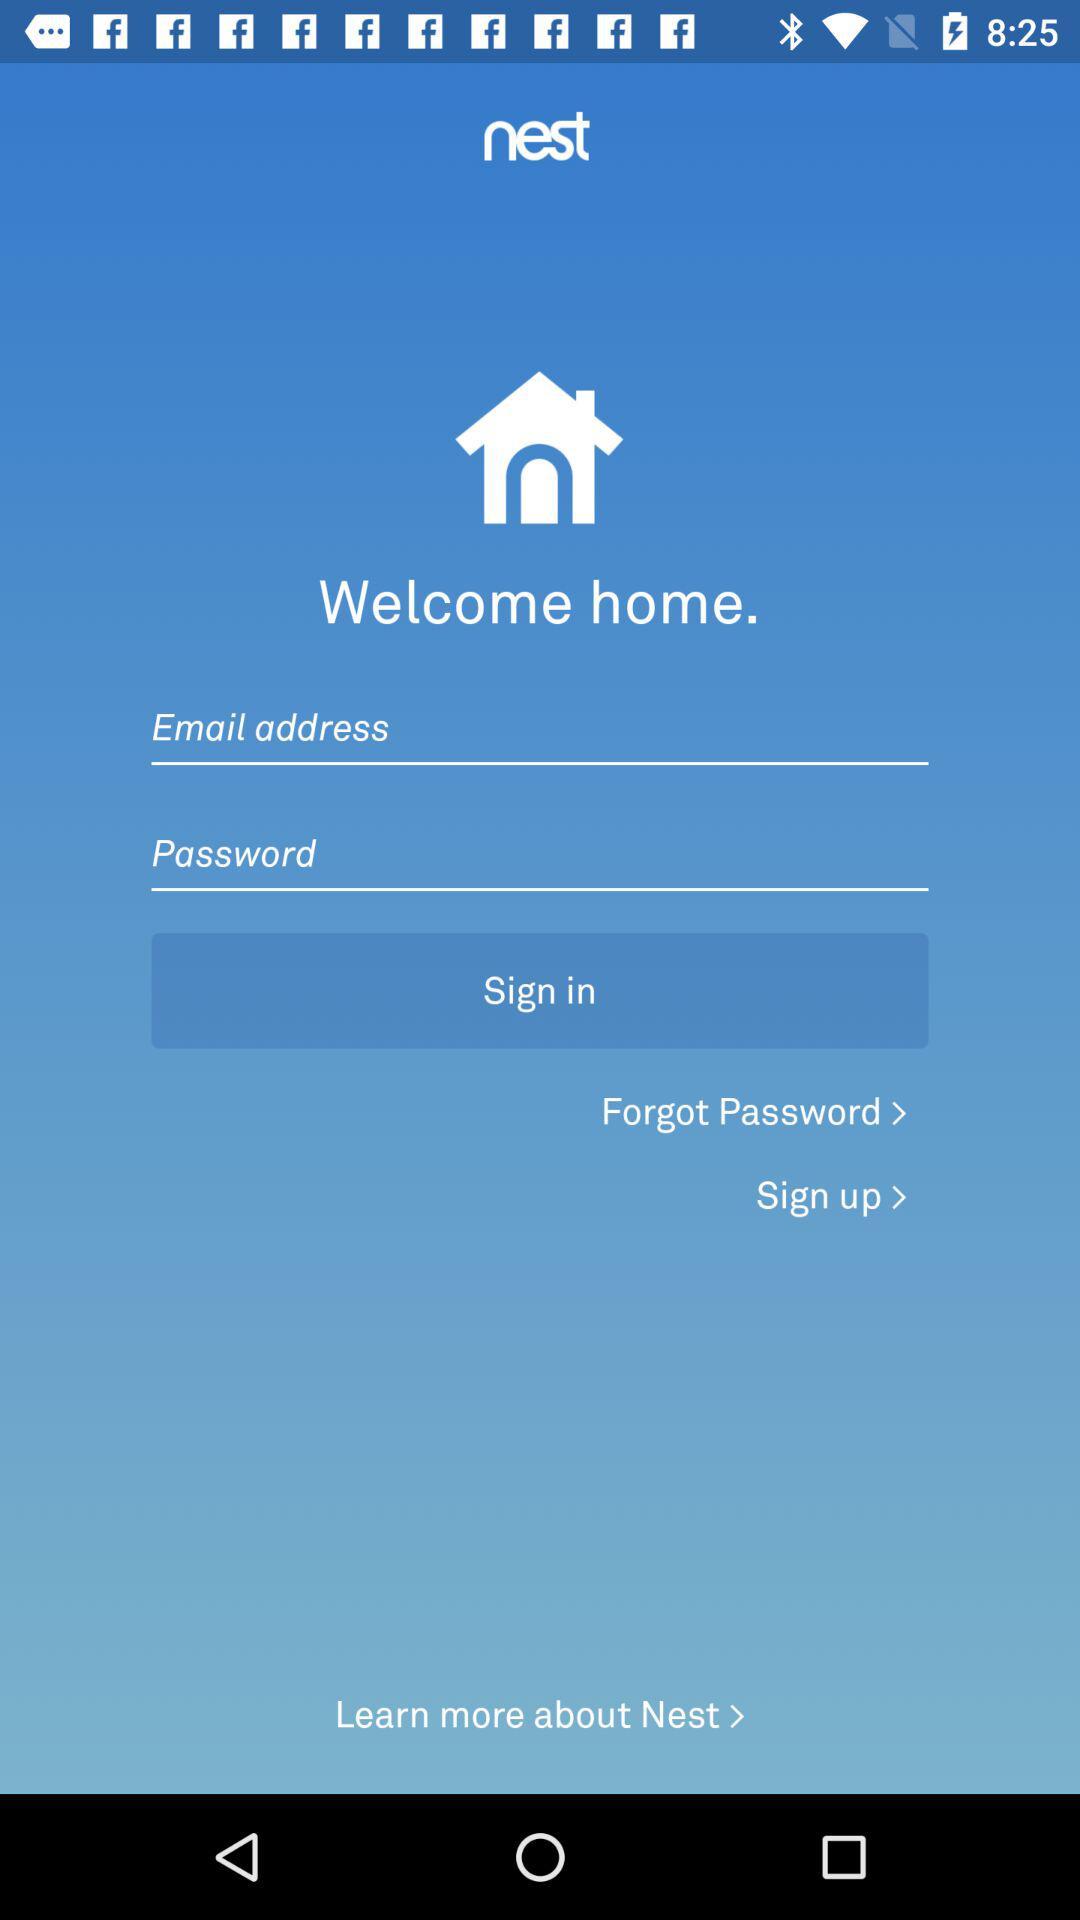  What do you see at coordinates (540, 990) in the screenshot?
I see `sign in icon` at bounding box center [540, 990].